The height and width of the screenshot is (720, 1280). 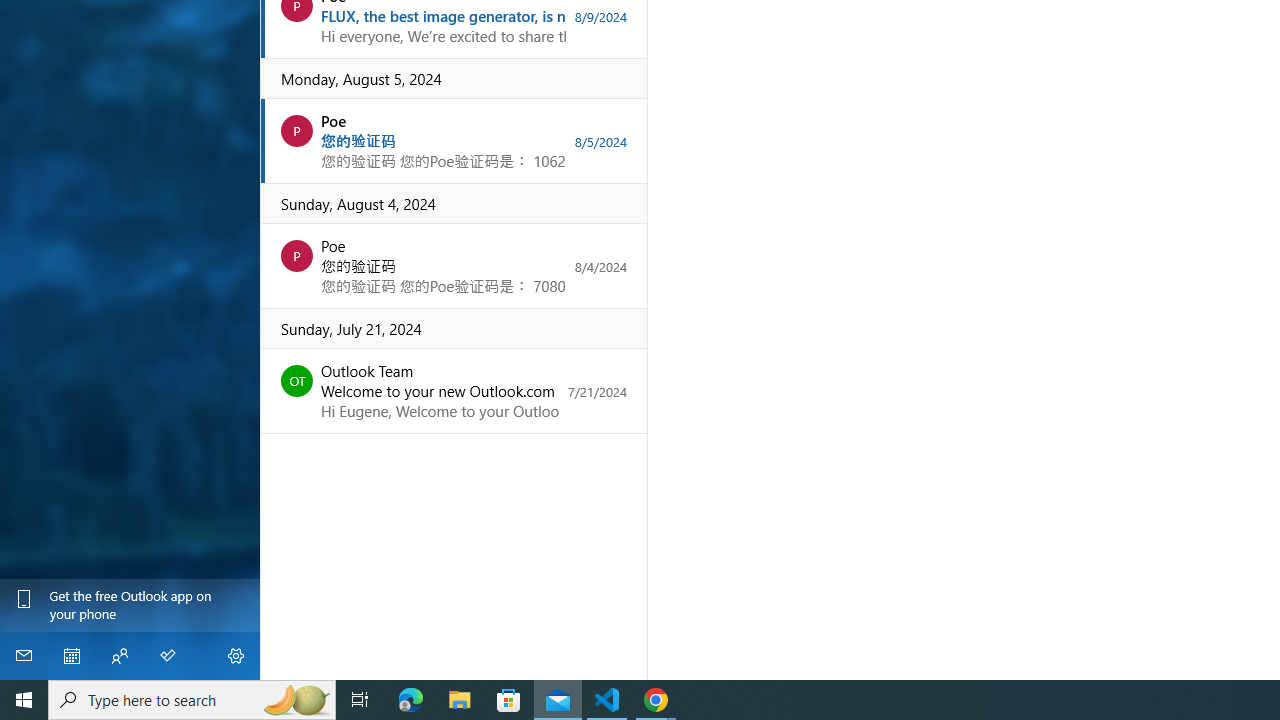 I want to click on 'Switch to To Do', so click(x=167, y=655).